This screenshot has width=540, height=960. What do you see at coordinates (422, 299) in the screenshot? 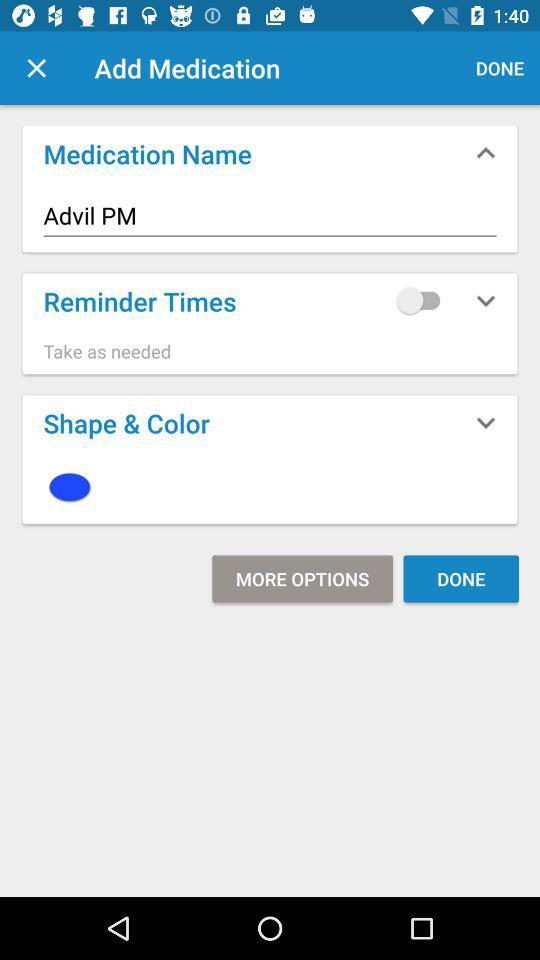
I see `item next to reminder times item` at bounding box center [422, 299].